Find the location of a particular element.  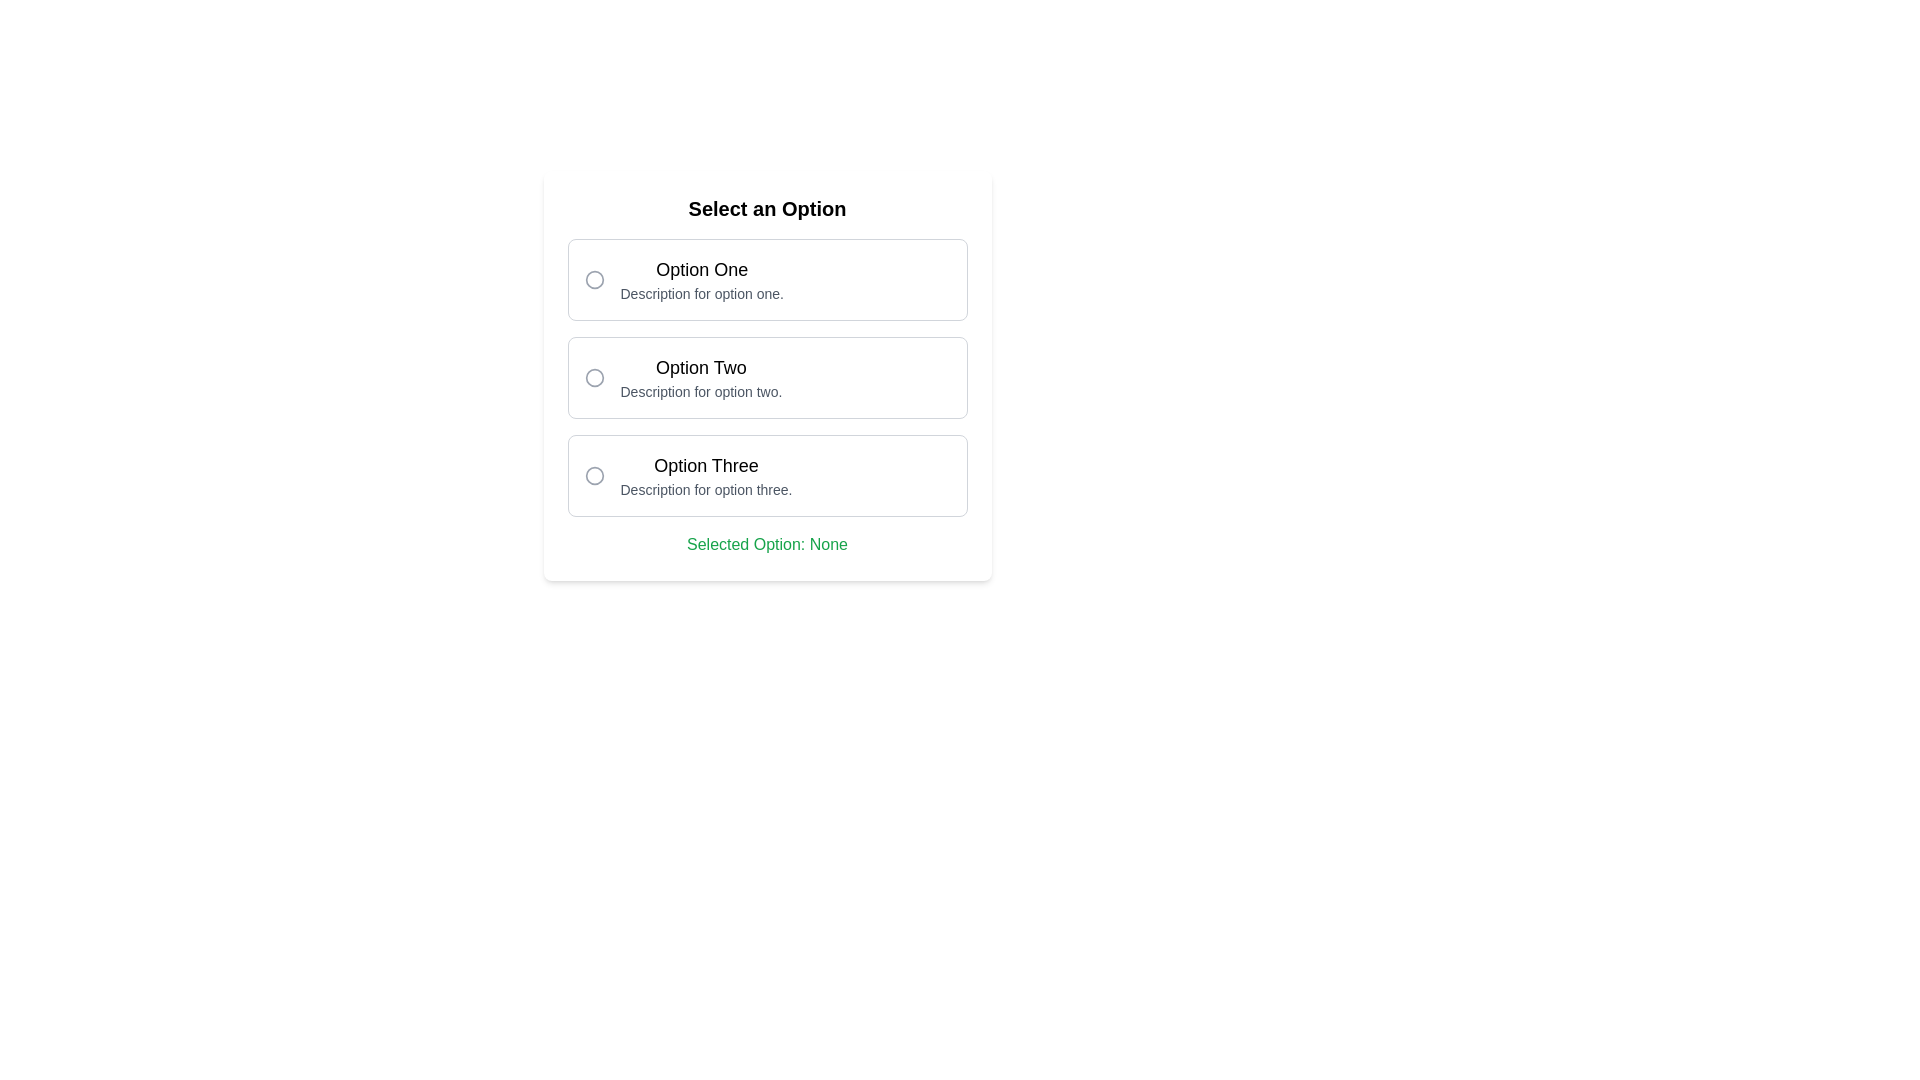

the Radio Button Indicator for 'Option One' in the 'Select an Option' list is located at coordinates (593, 280).